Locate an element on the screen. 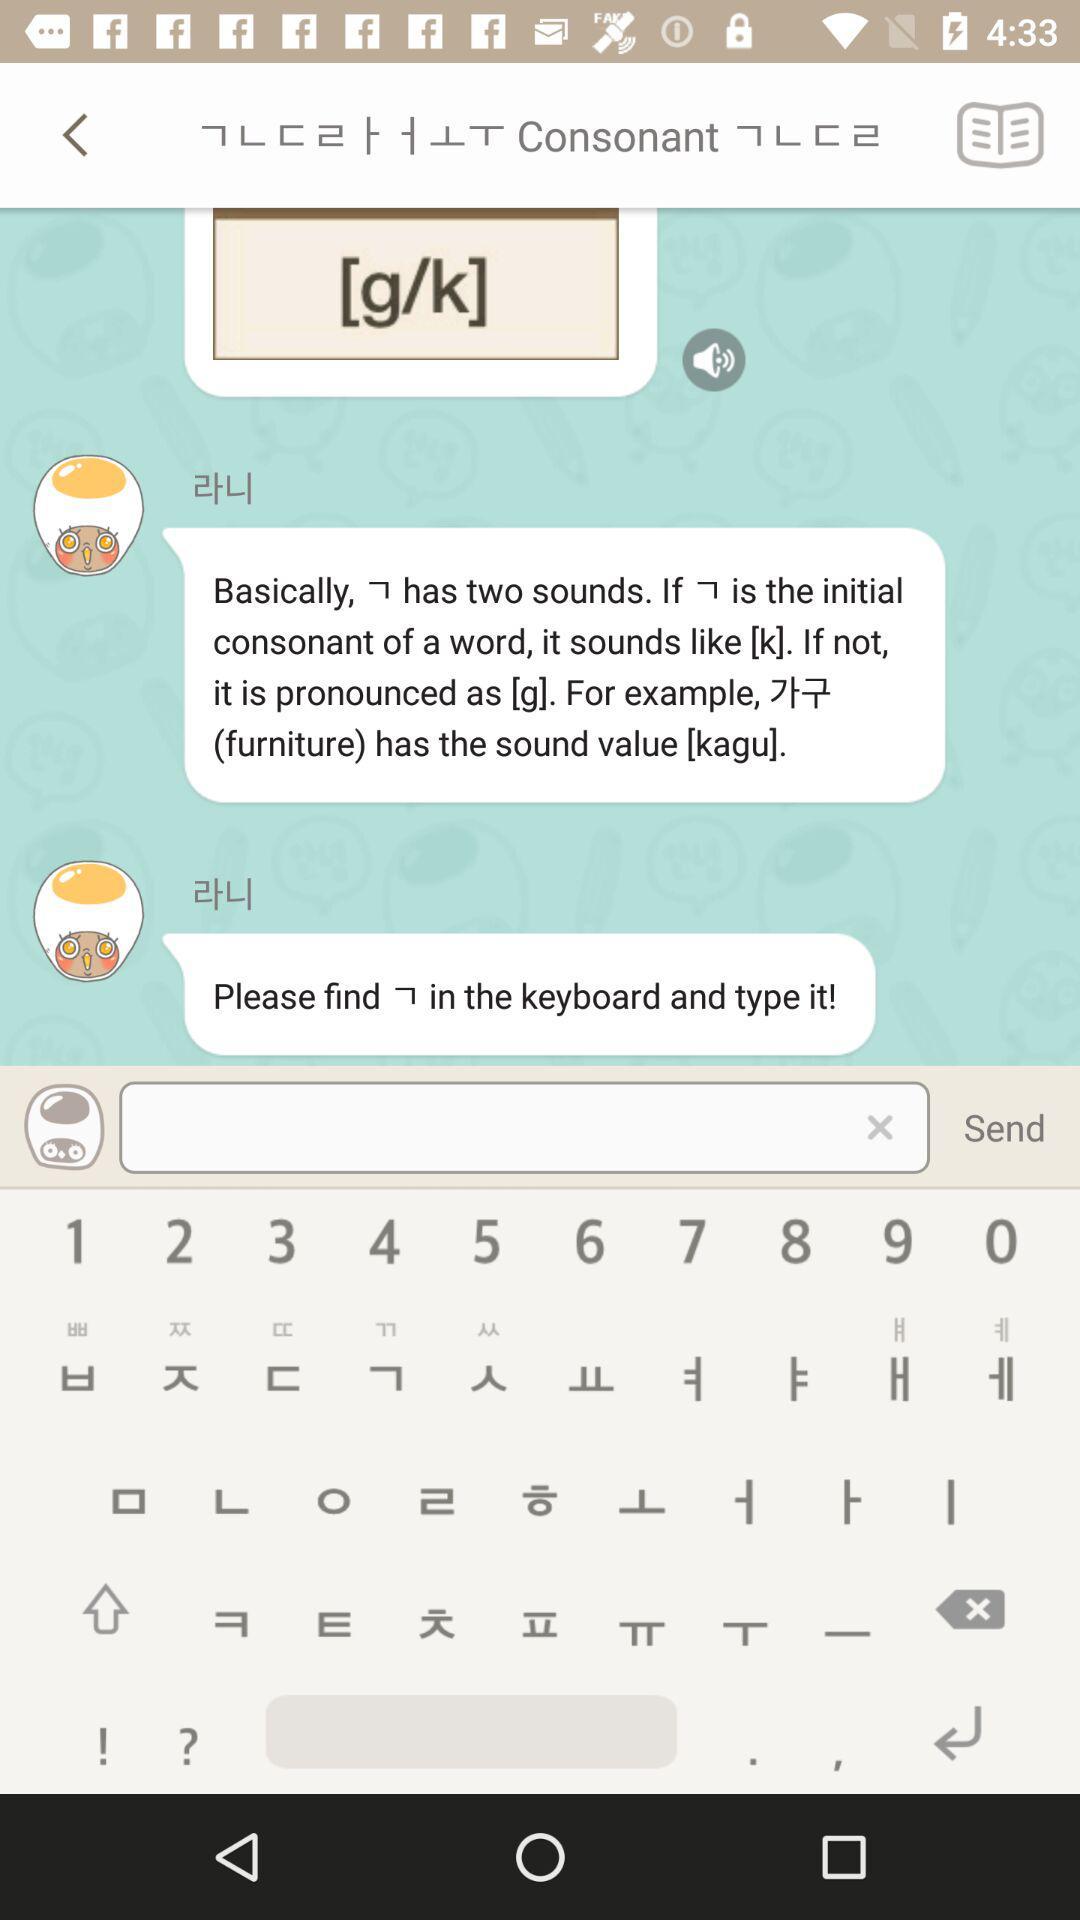 This screenshot has height=1920, width=1080. the add icon is located at coordinates (753, 1731).